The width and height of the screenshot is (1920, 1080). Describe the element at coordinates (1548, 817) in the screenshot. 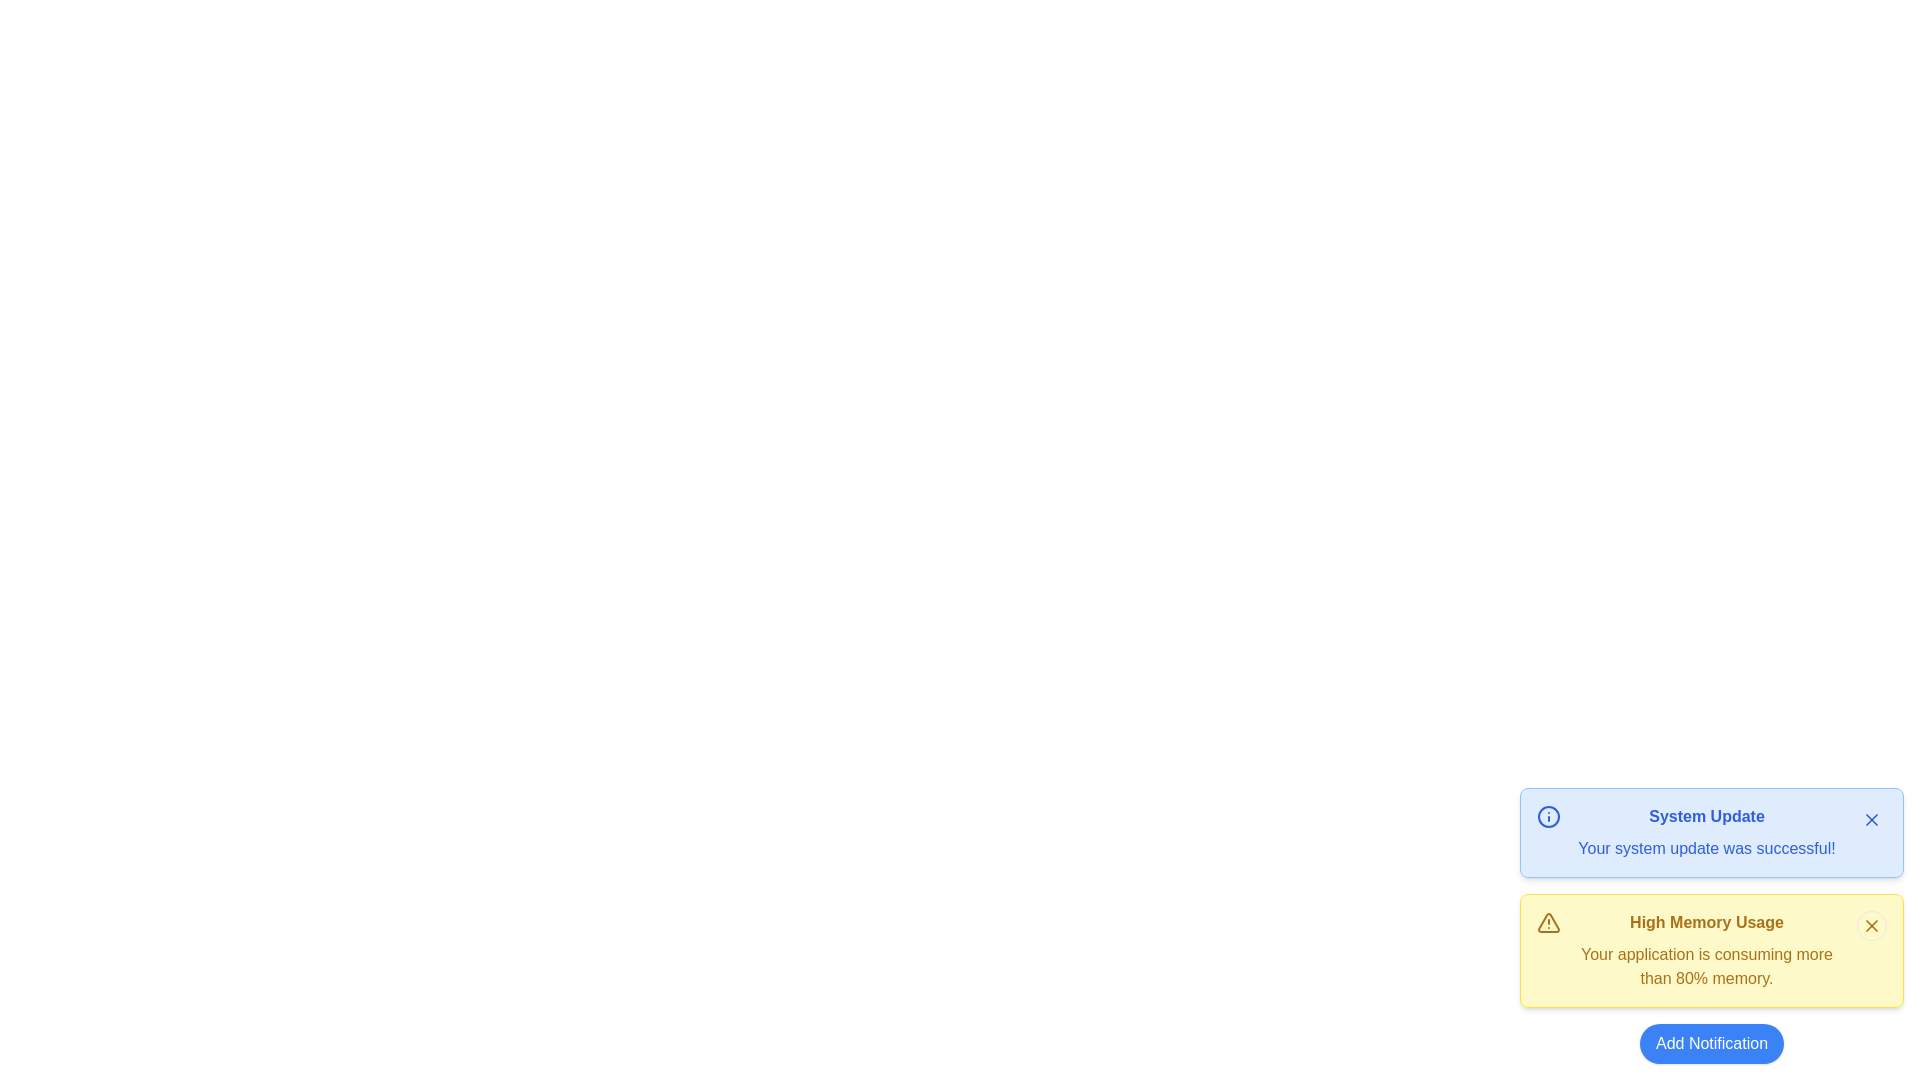

I see `the appearance of the informational icon located at the far left of the notification panel displaying 'System Update Your system update was successful!'` at that location.